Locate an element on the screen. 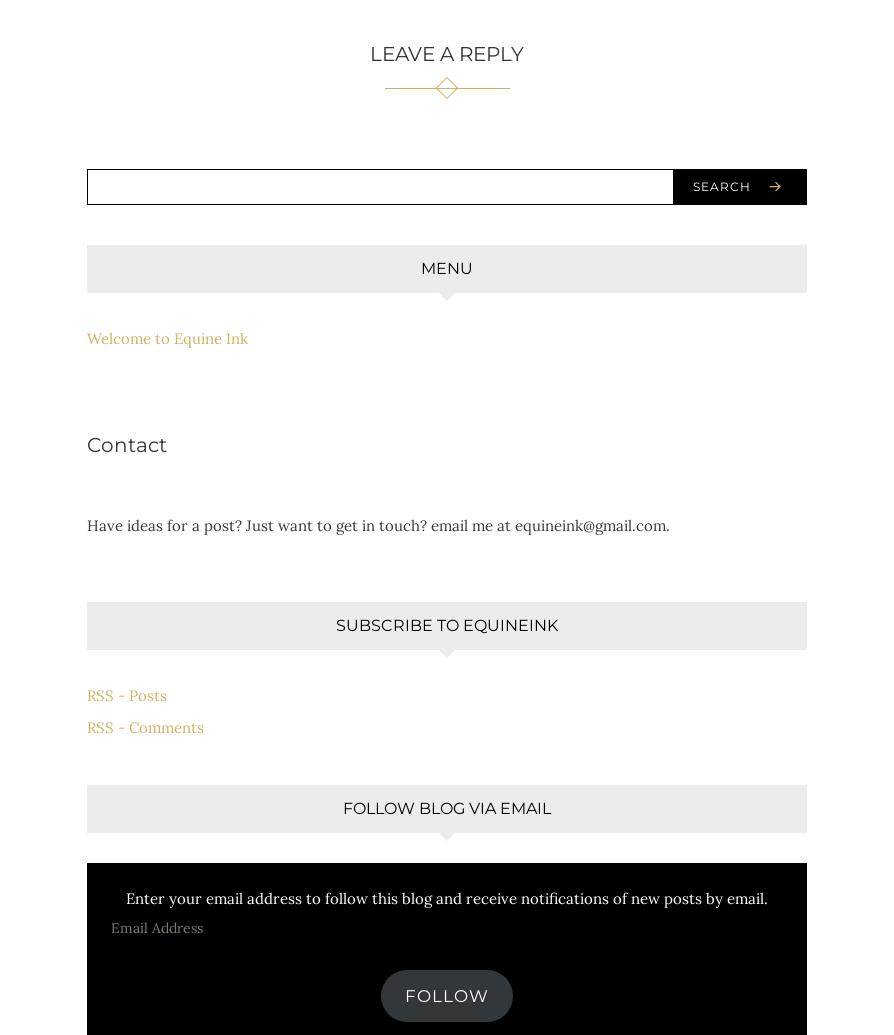  'Welcome to Equine Ink' is located at coordinates (167, 337).